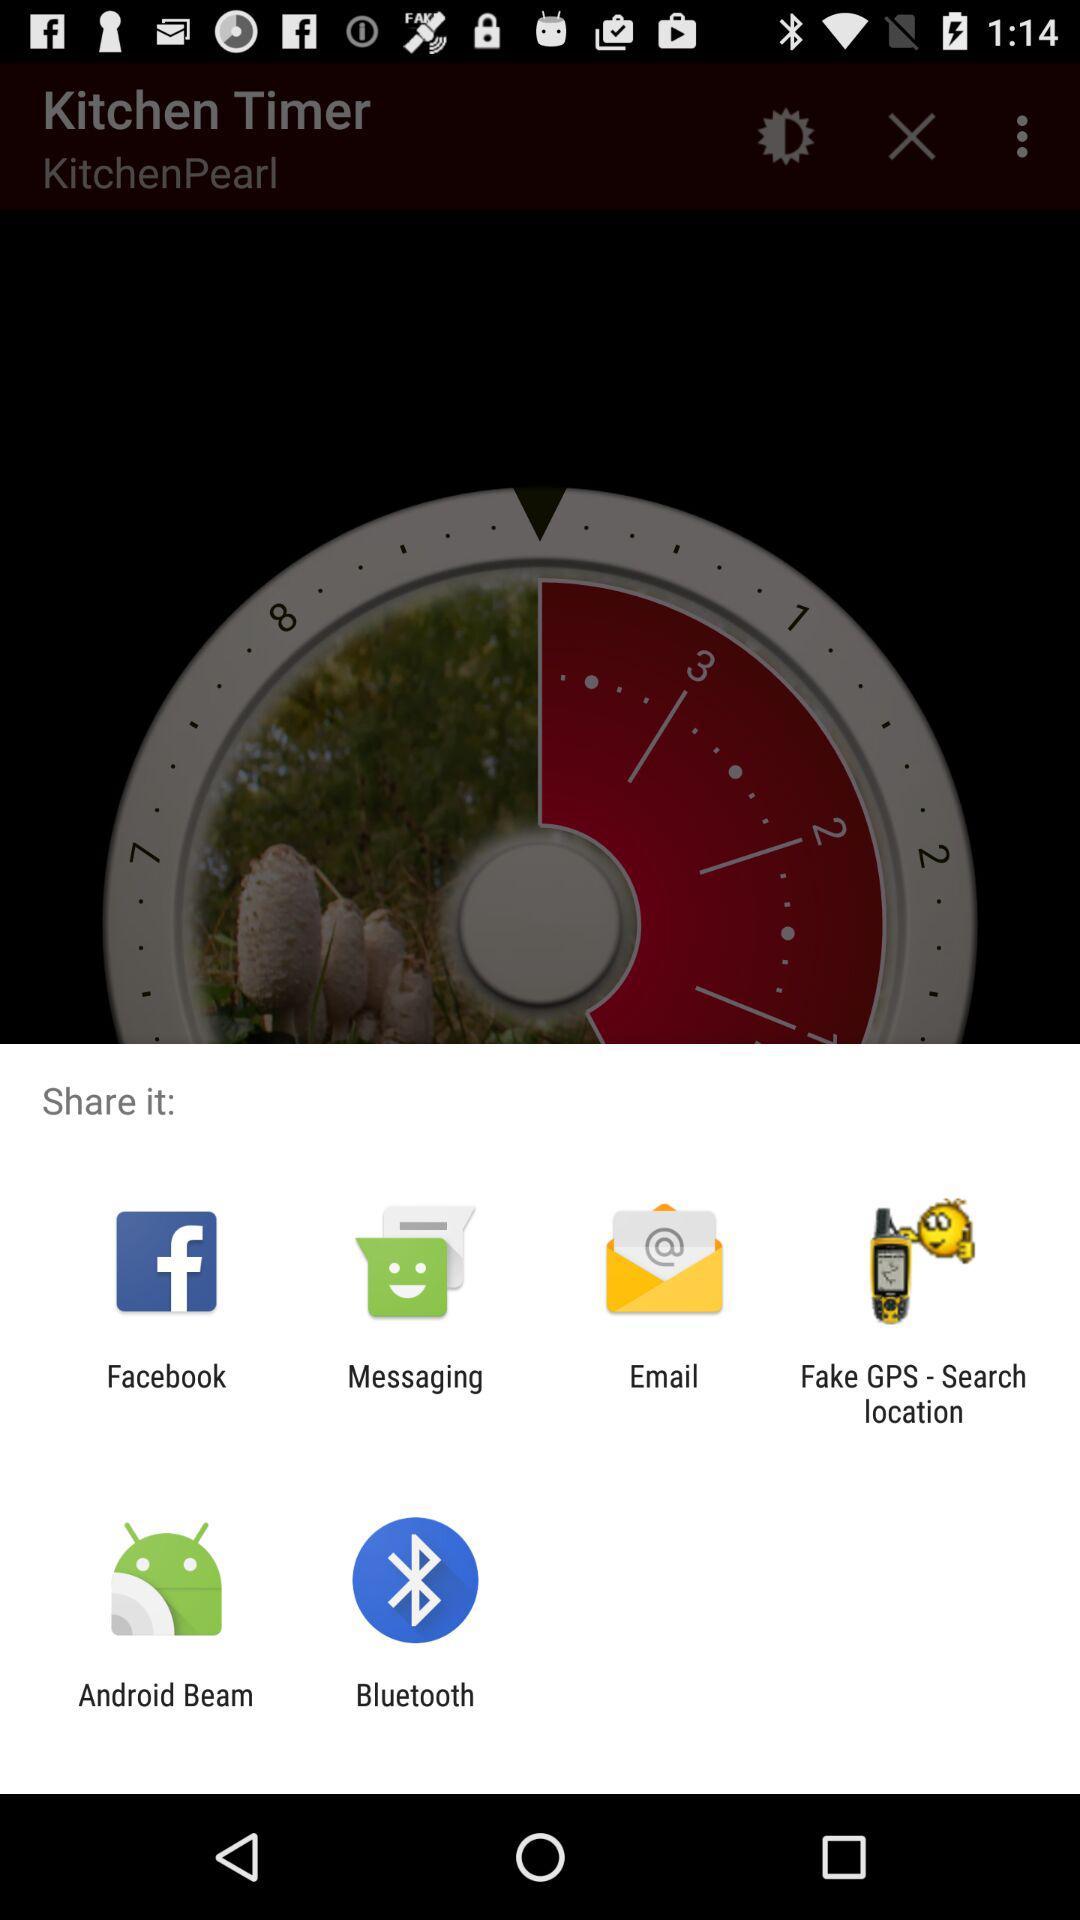 This screenshot has width=1080, height=1920. What do you see at coordinates (414, 1392) in the screenshot?
I see `app next to facebook icon` at bounding box center [414, 1392].